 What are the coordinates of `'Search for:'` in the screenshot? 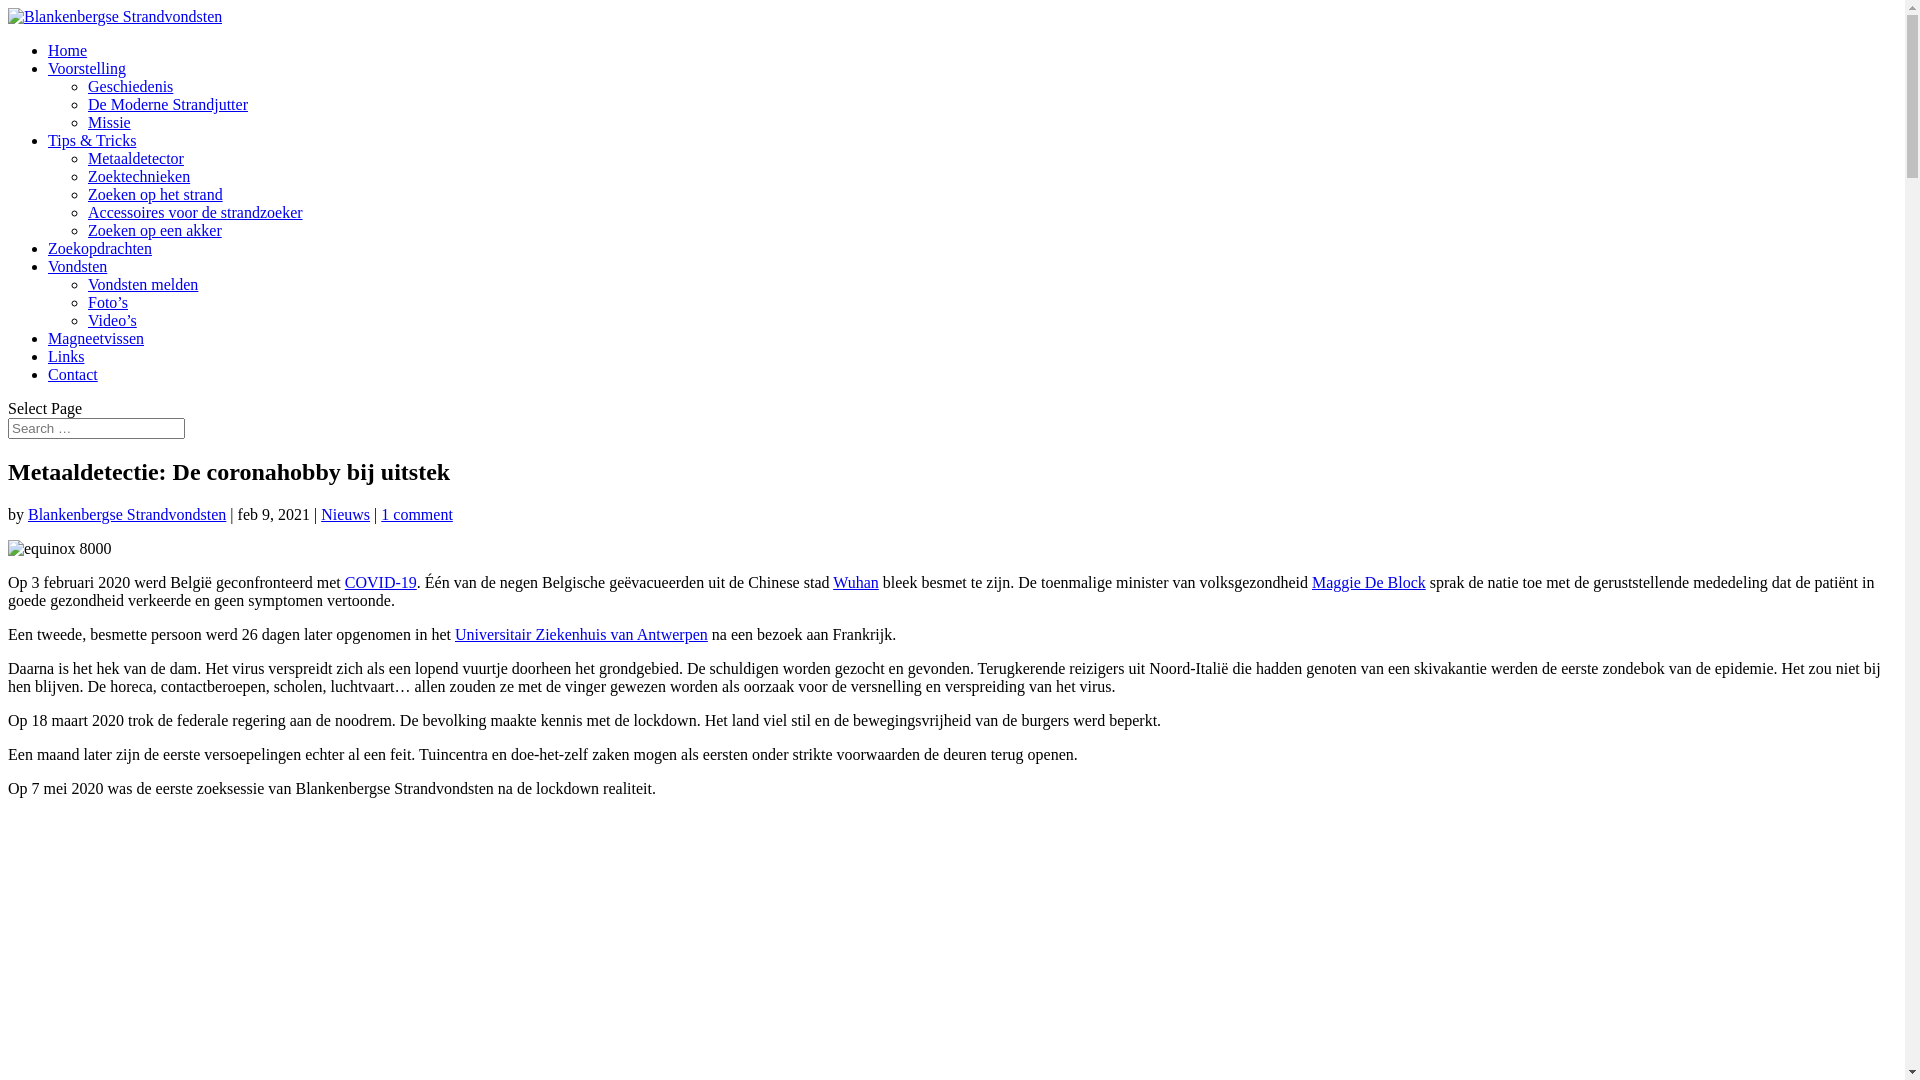 It's located at (8, 427).